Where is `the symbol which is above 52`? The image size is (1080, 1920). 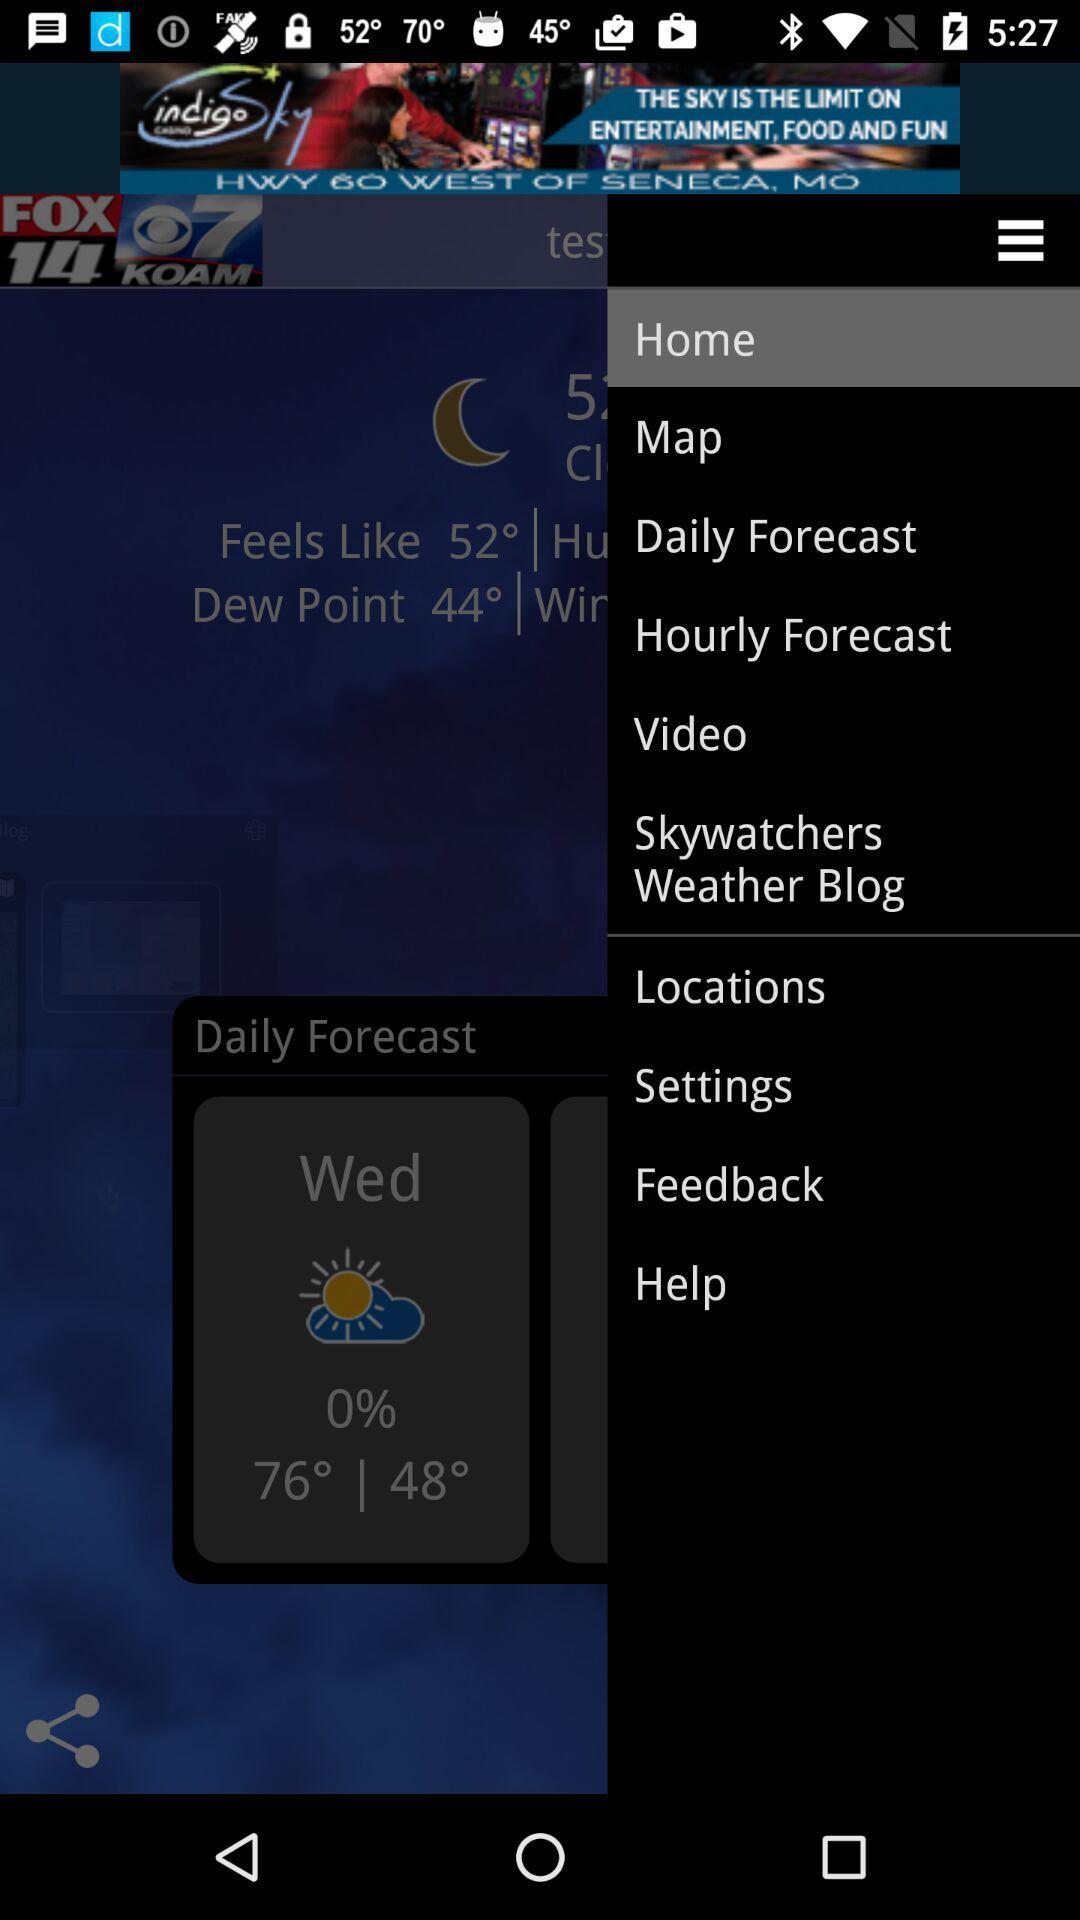
the symbol which is above 52 is located at coordinates (472, 421).